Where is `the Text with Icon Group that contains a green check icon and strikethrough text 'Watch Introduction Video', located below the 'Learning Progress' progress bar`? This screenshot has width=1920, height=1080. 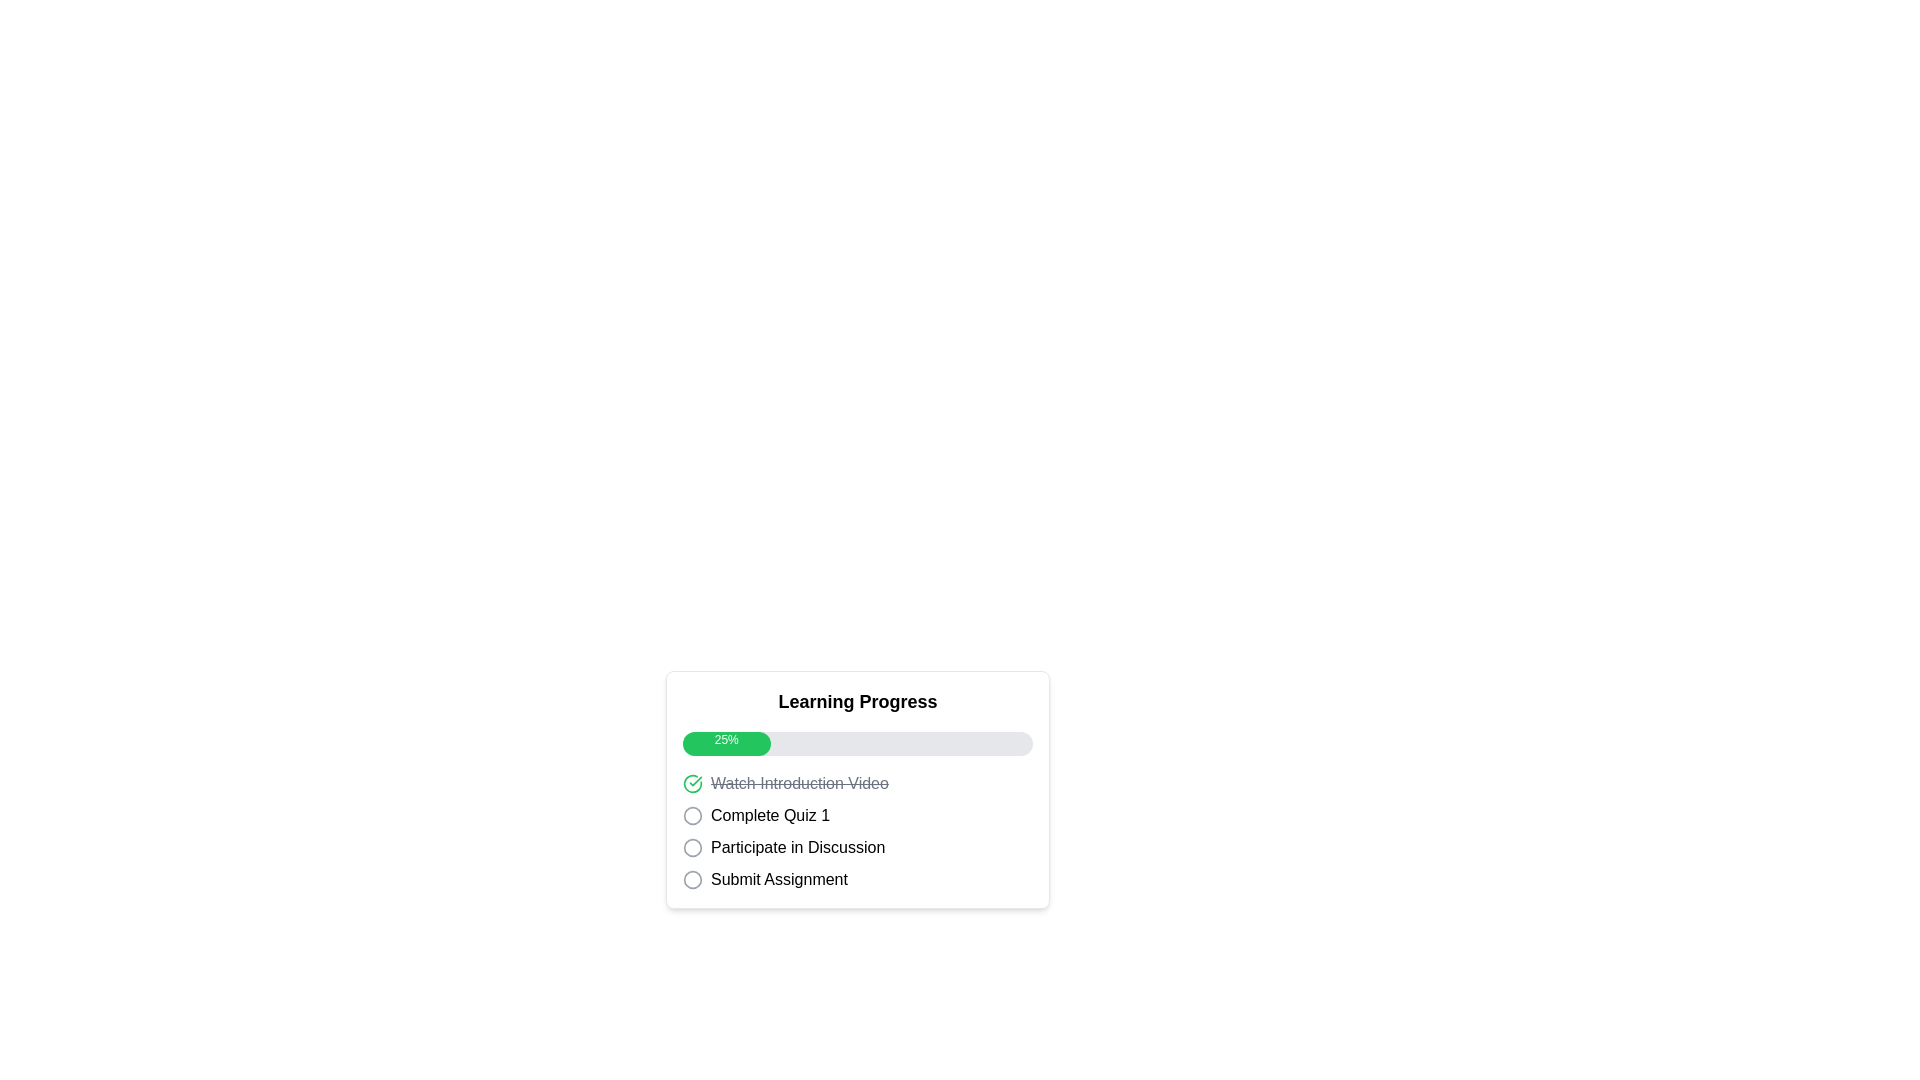 the Text with Icon Group that contains a green check icon and strikethrough text 'Watch Introduction Video', located below the 'Learning Progress' progress bar is located at coordinates (858, 782).